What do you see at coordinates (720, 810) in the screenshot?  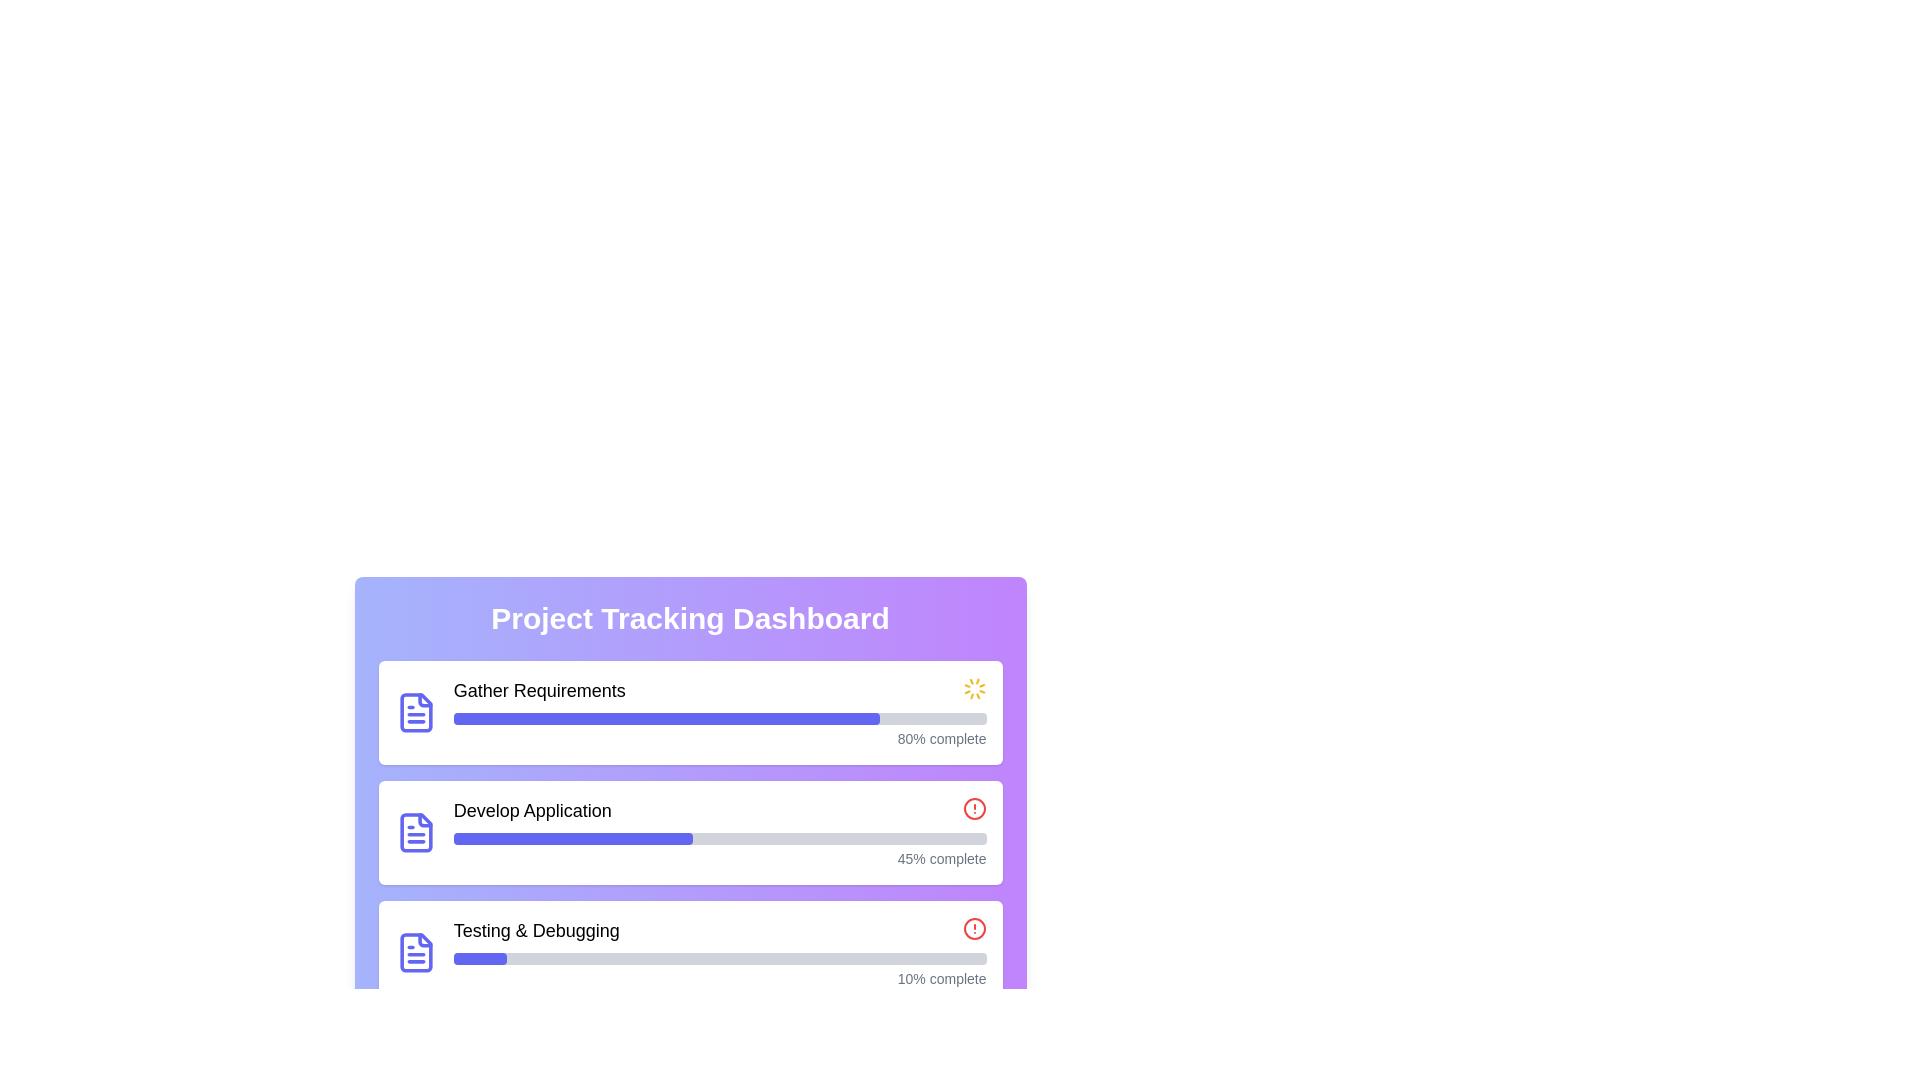 I see `the 'Develop Application' task indicator` at bounding box center [720, 810].